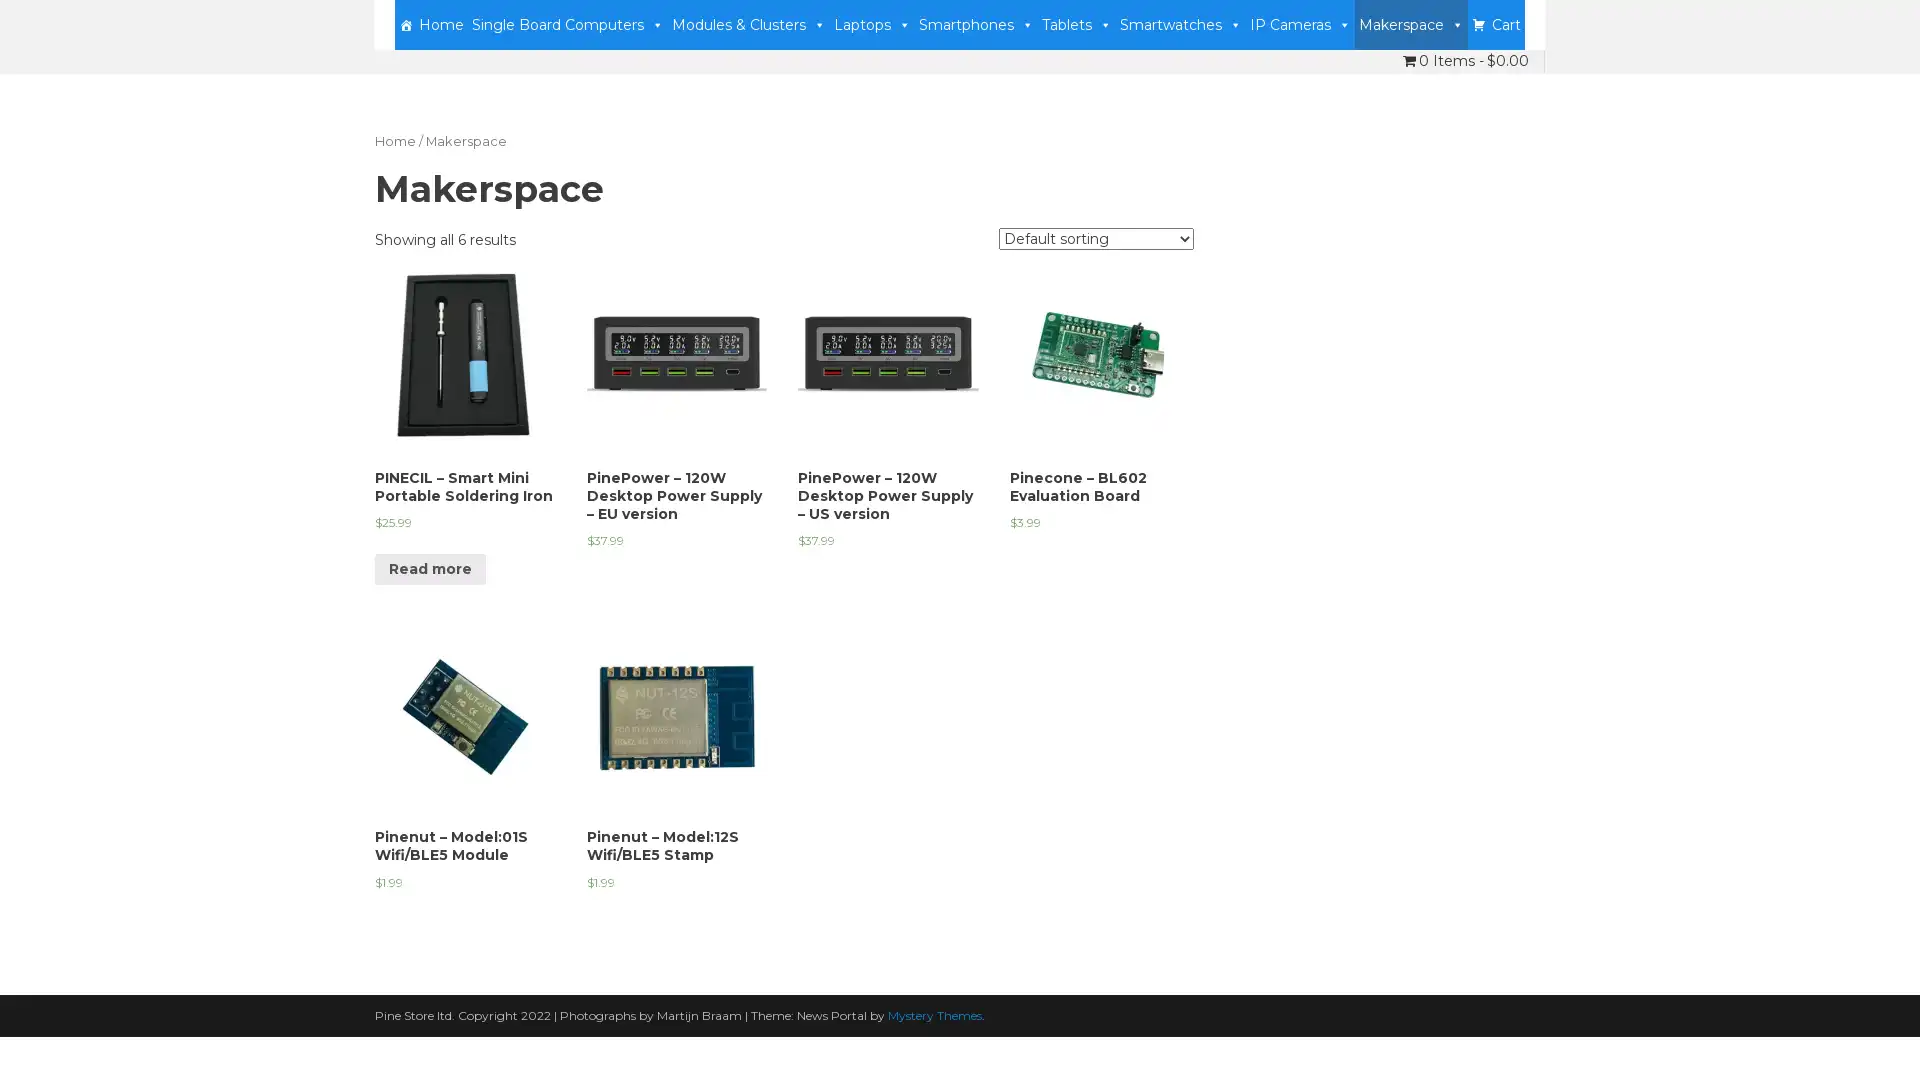 This screenshot has height=1080, width=1920. What do you see at coordinates (1266, 1049) in the screenshot?
I see `Accept` at bounding box center [1266, 1049].